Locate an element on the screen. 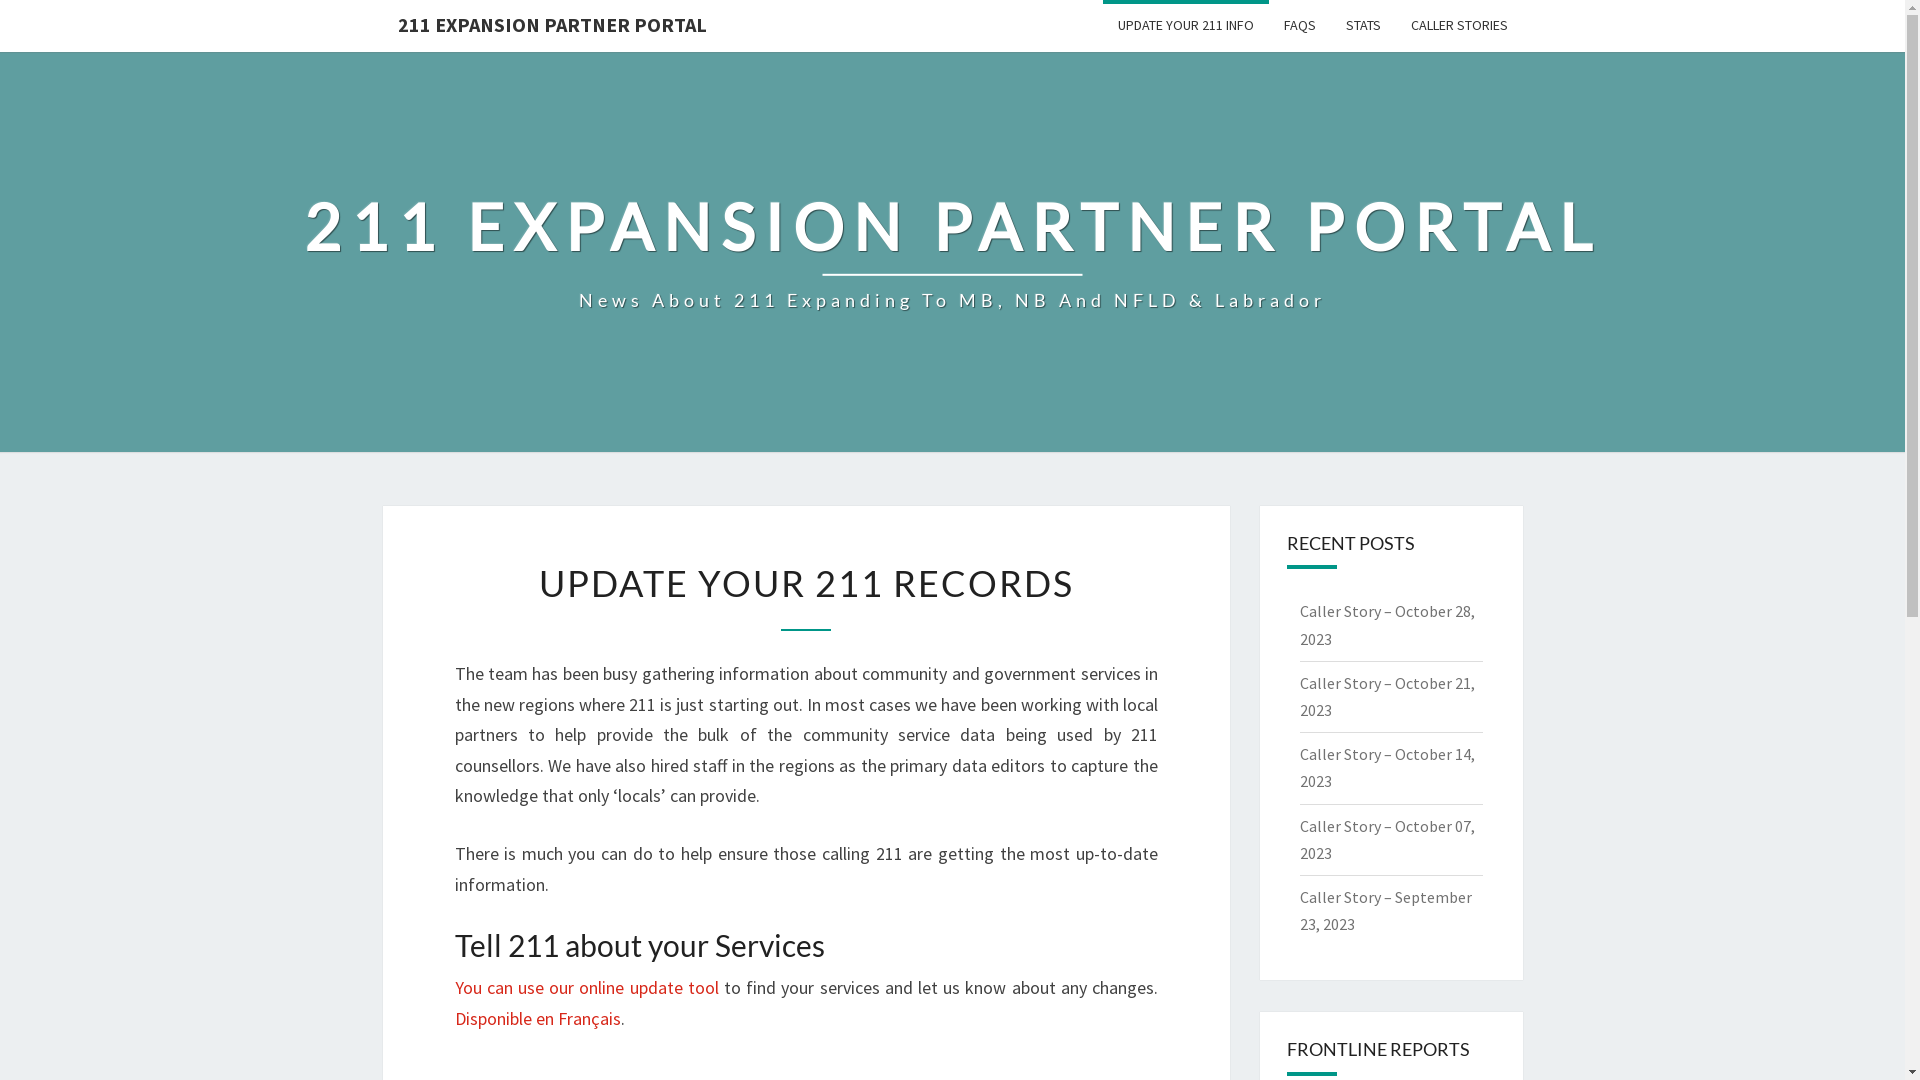  'Disponible en F' is located at coordinates (509, 1018).